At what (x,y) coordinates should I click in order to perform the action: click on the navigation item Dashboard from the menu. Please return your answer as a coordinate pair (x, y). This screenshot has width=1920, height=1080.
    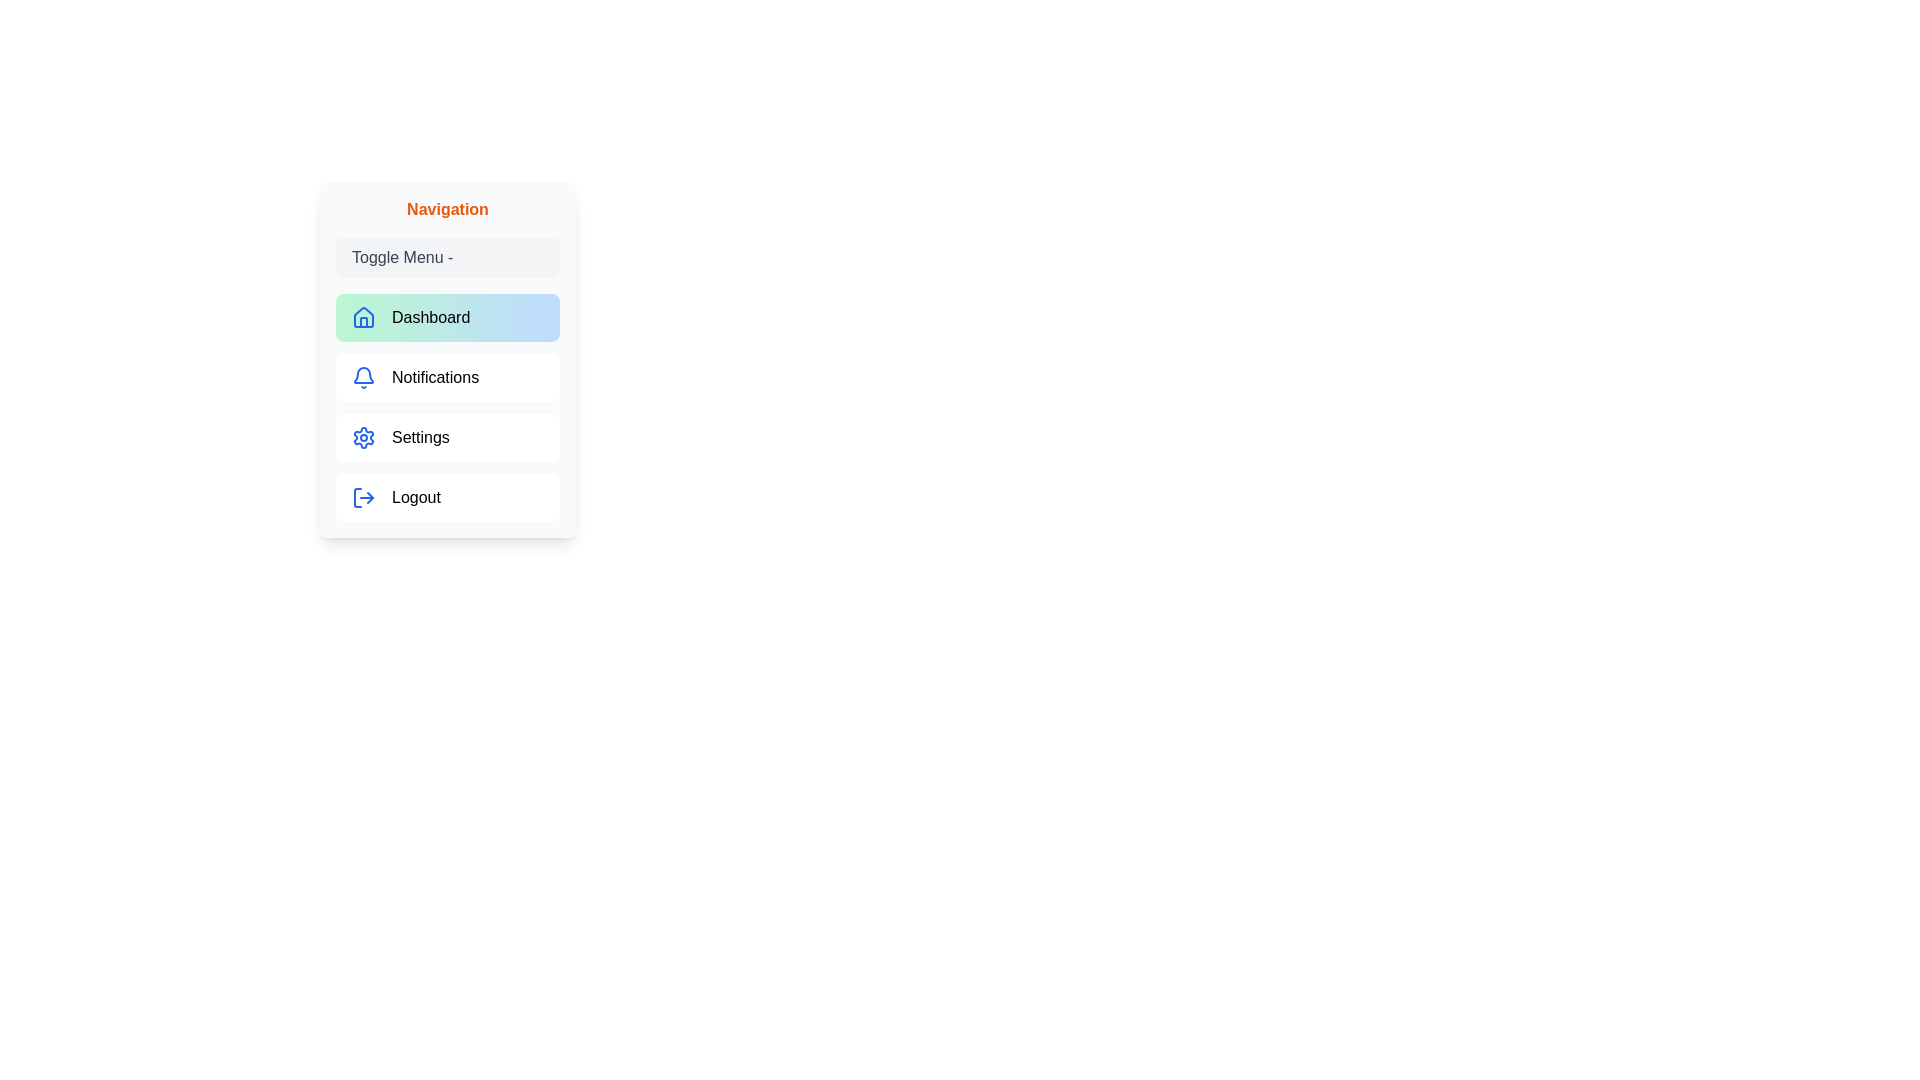
    Looking at the image, I should click on (446, 316).